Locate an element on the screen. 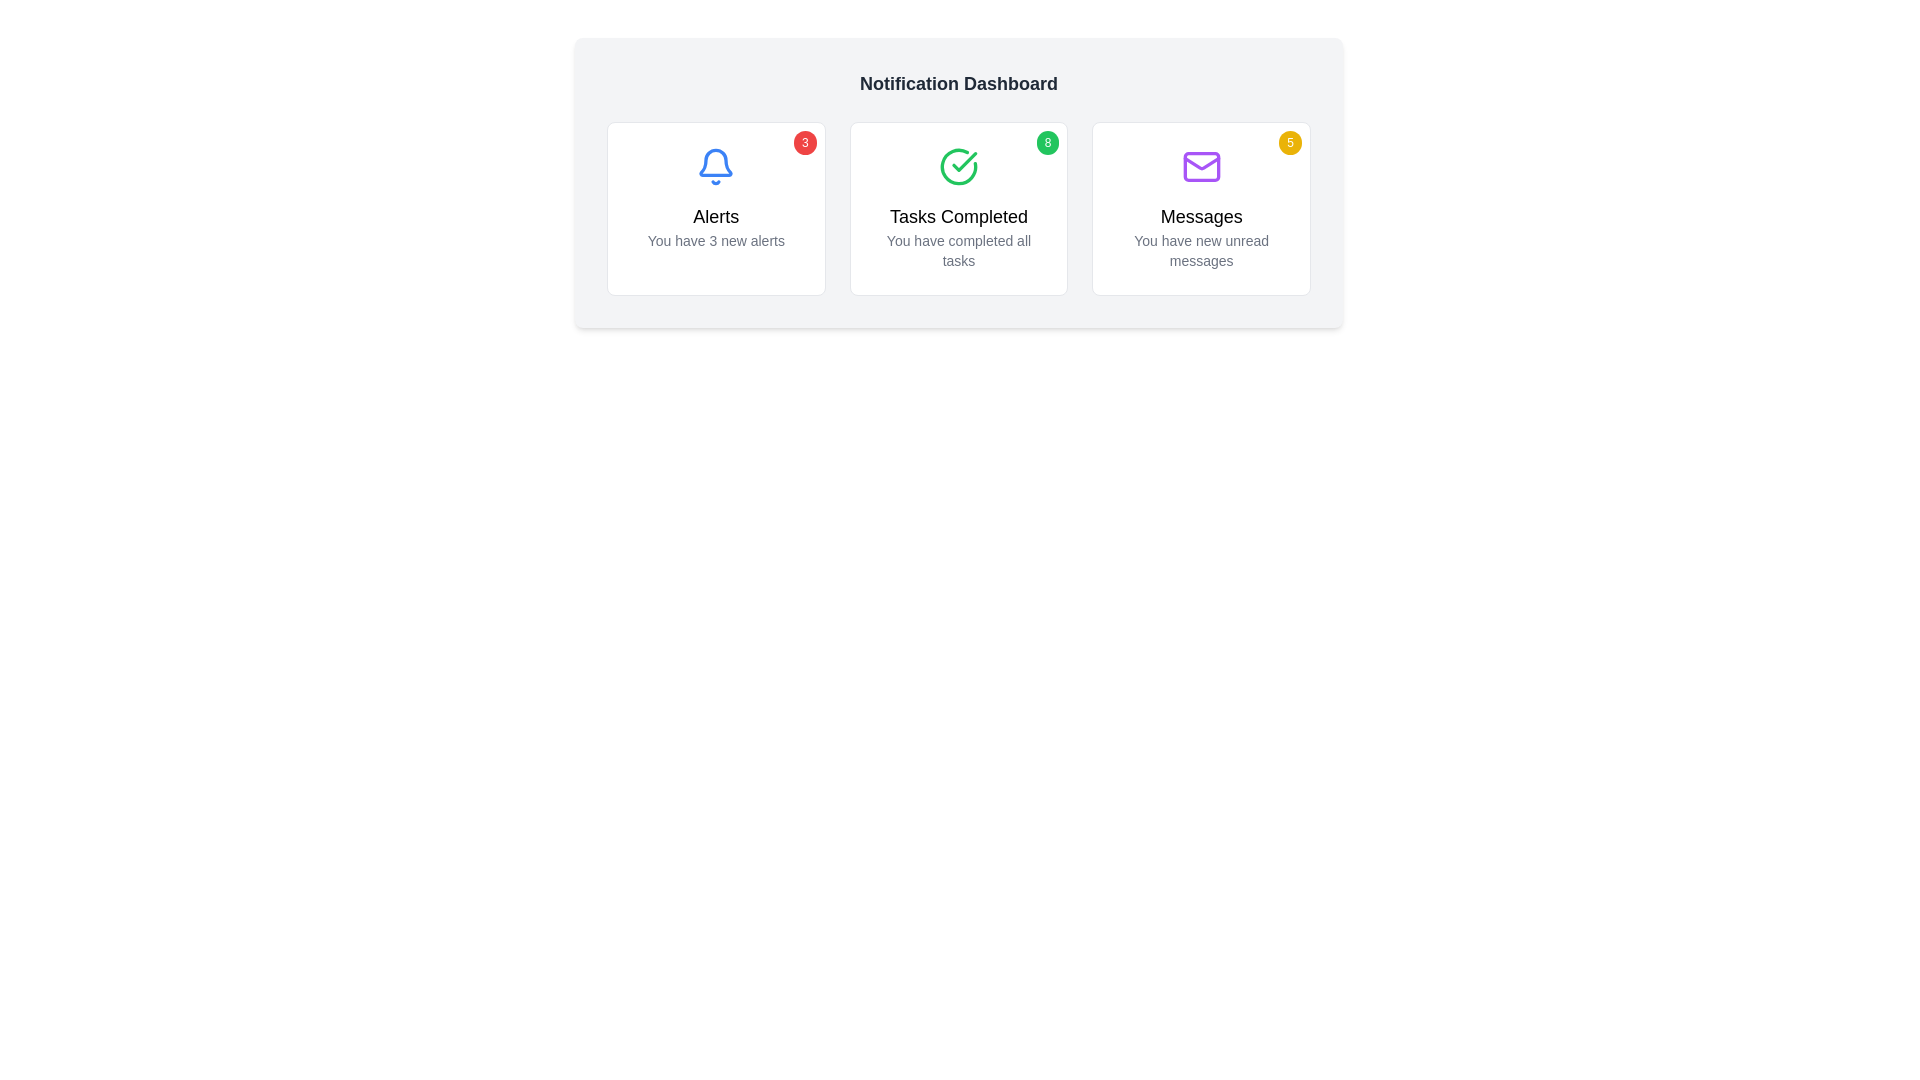  Notification Badge, which is a small red circular badge containing the number '3' in white text, located at the top-right corner of the 'Alerts' card is located at coordinates (805, 141).